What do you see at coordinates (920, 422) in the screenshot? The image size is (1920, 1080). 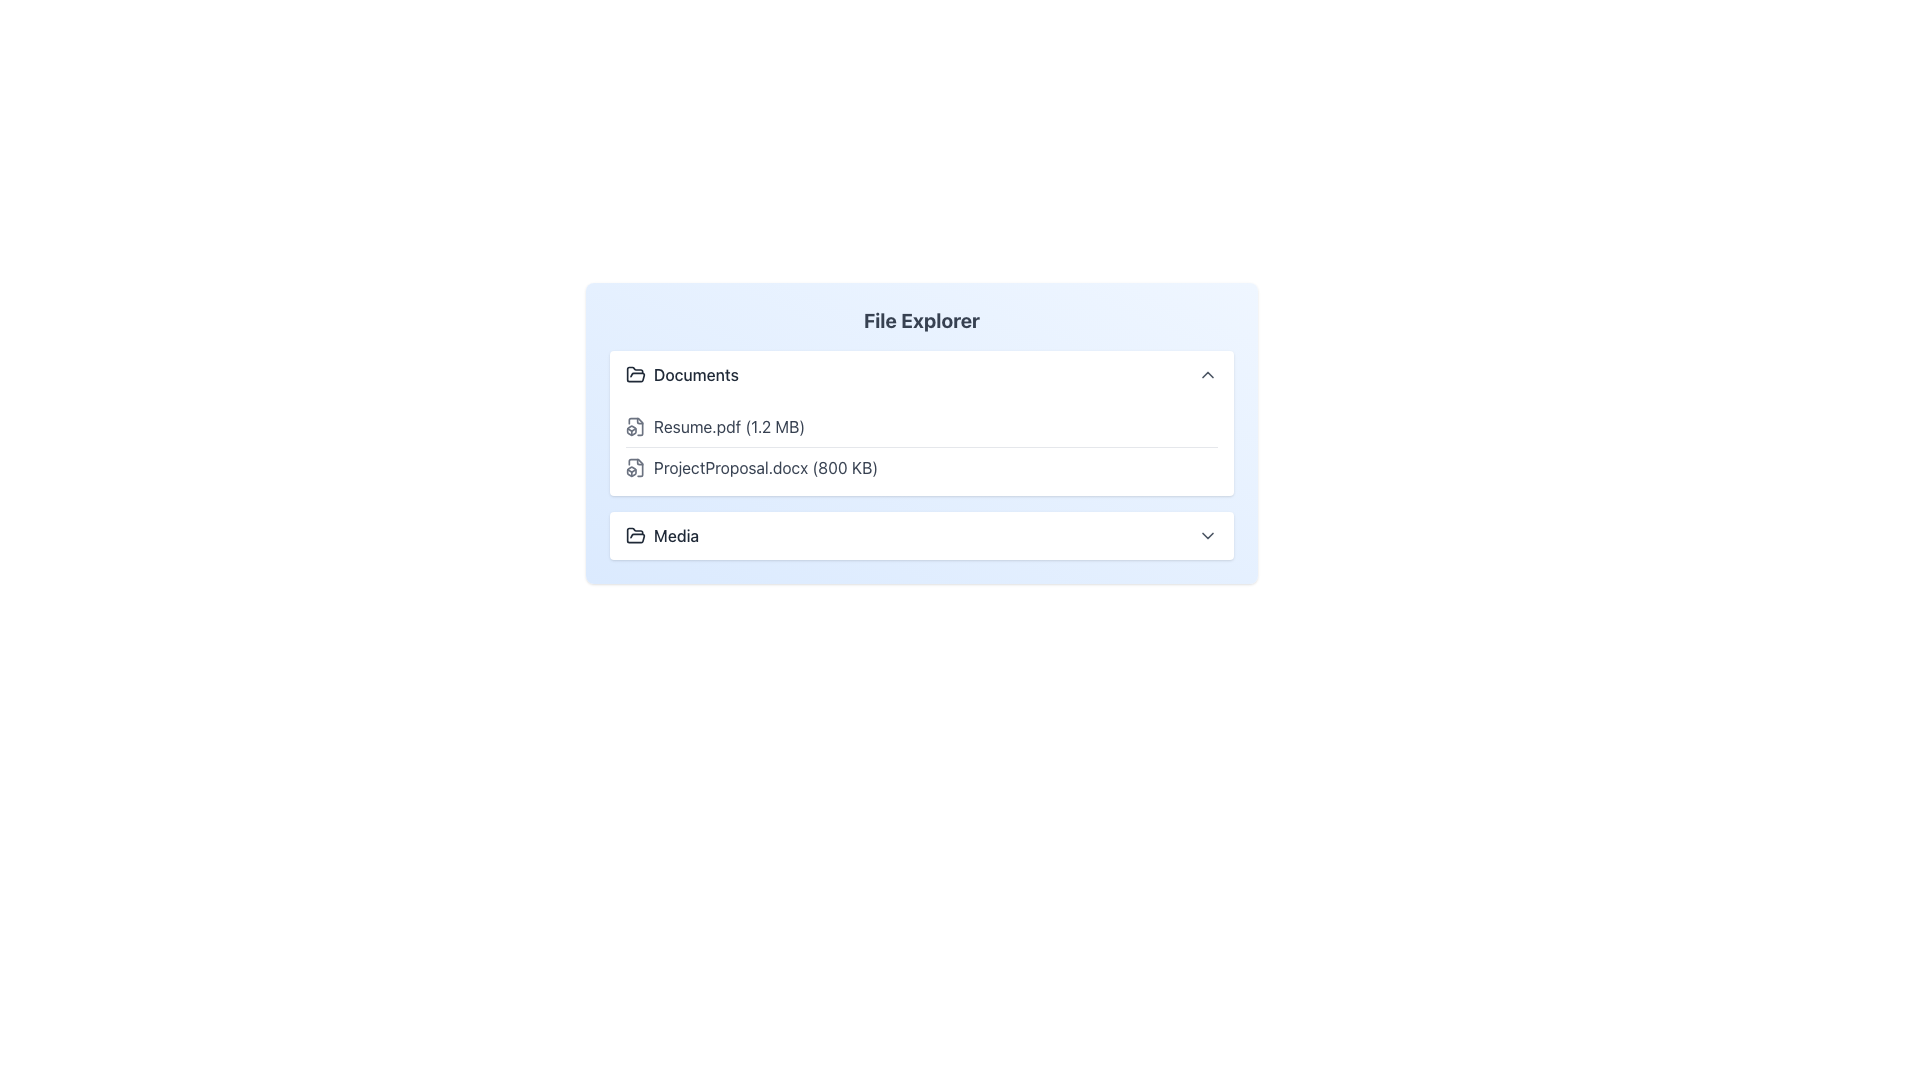 I see `the first file within the collapsible folder component in the file explorer` at bounding box center [920, 422].